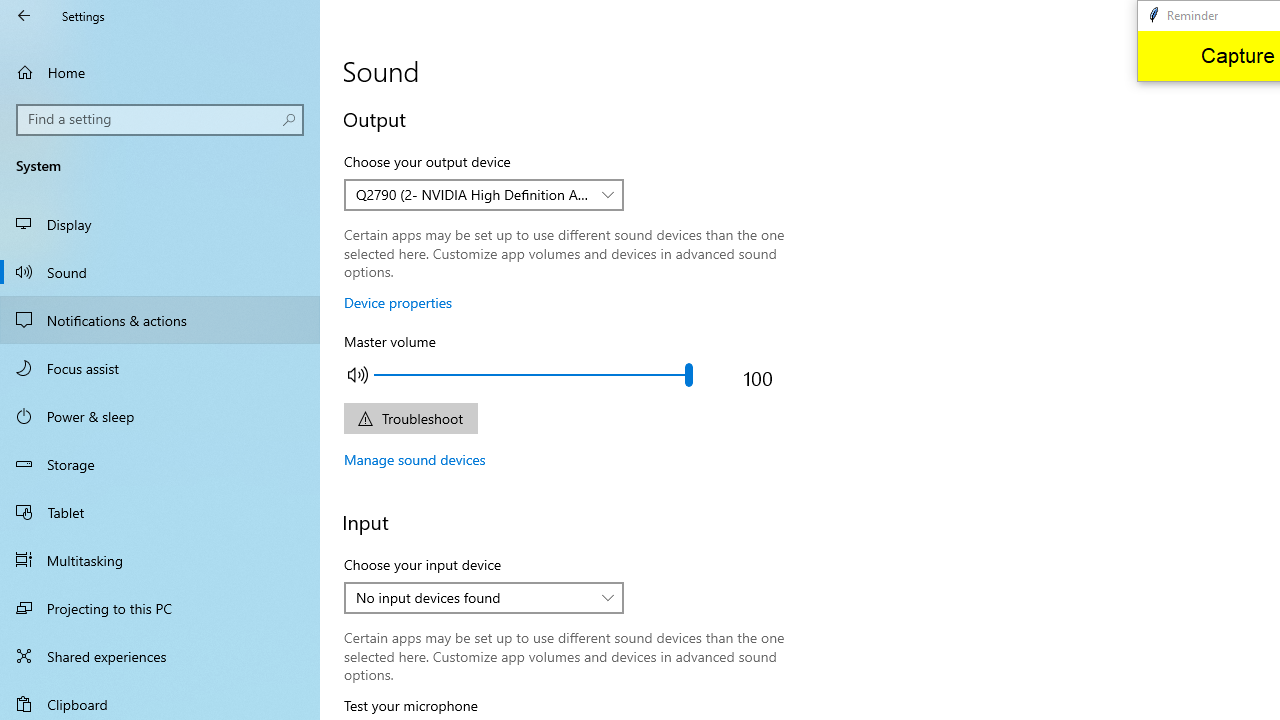 The width and height of the screenshot is (1280, 720). Describe the element at coordinates (472, 596) in the screenshot. I see `'No input devices found'` at that location.